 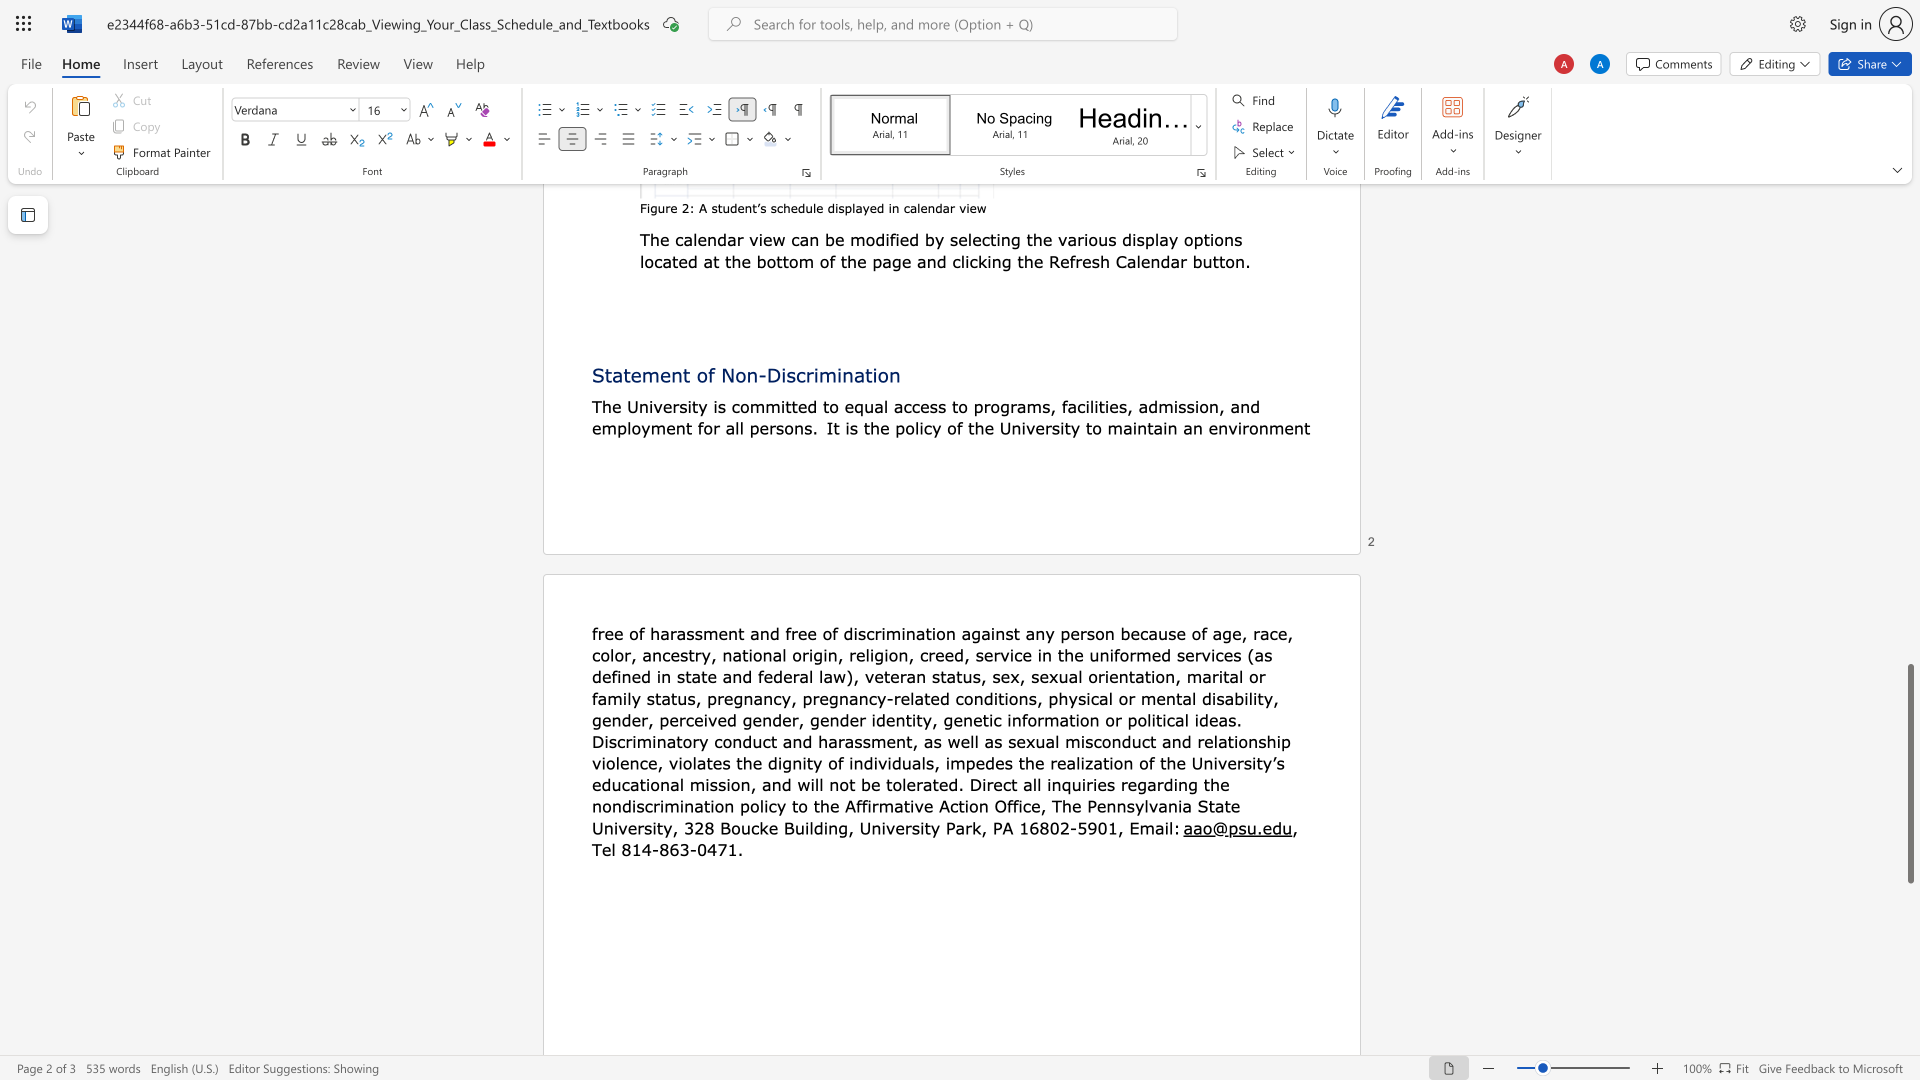 What do you see at coordinates (1909, 470) in the screenshot?
I see `the scrollbar to scroll the page up` at bounding box center [1909, 470].